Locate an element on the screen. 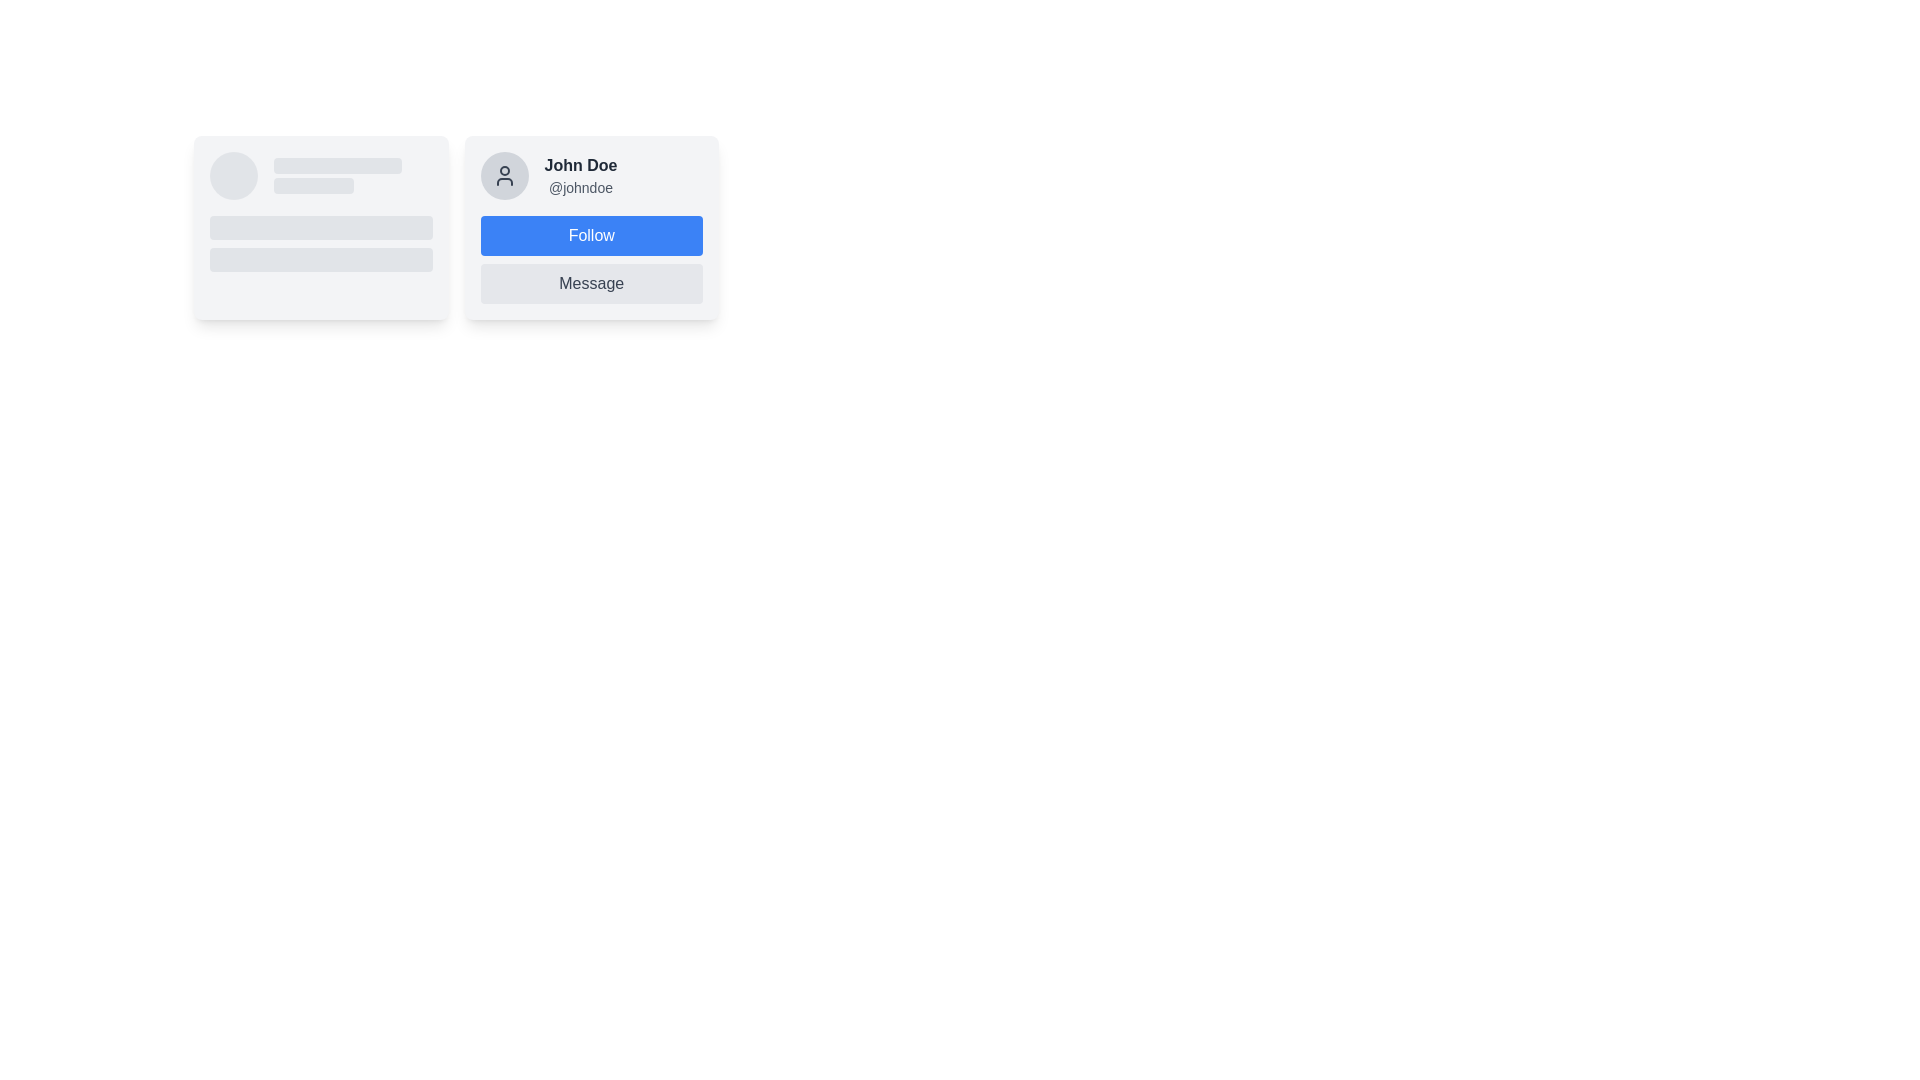  the Text Display element that shows 'John Doe' and '@johndoe' is located at coordinates (579, 175).